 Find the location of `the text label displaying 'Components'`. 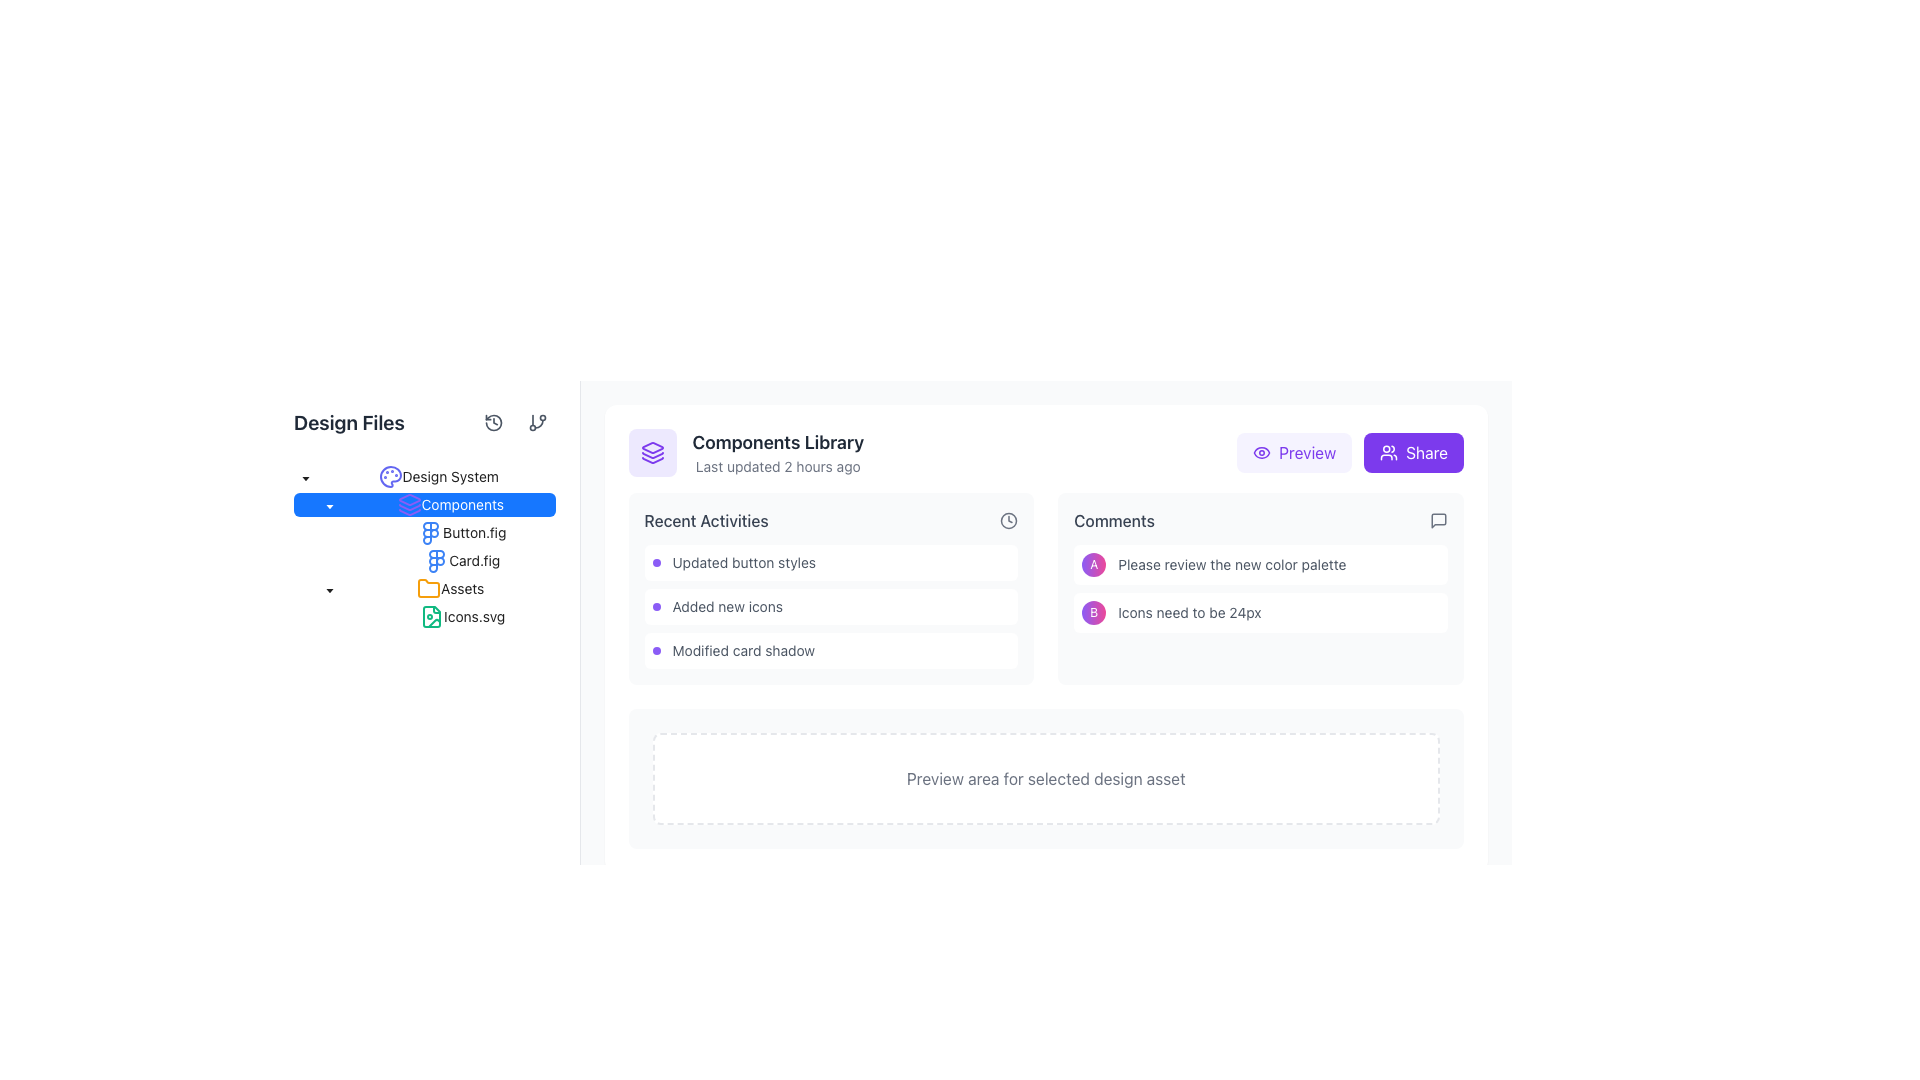

the text label displaying 'Components' is located at coordinates (461, 503).